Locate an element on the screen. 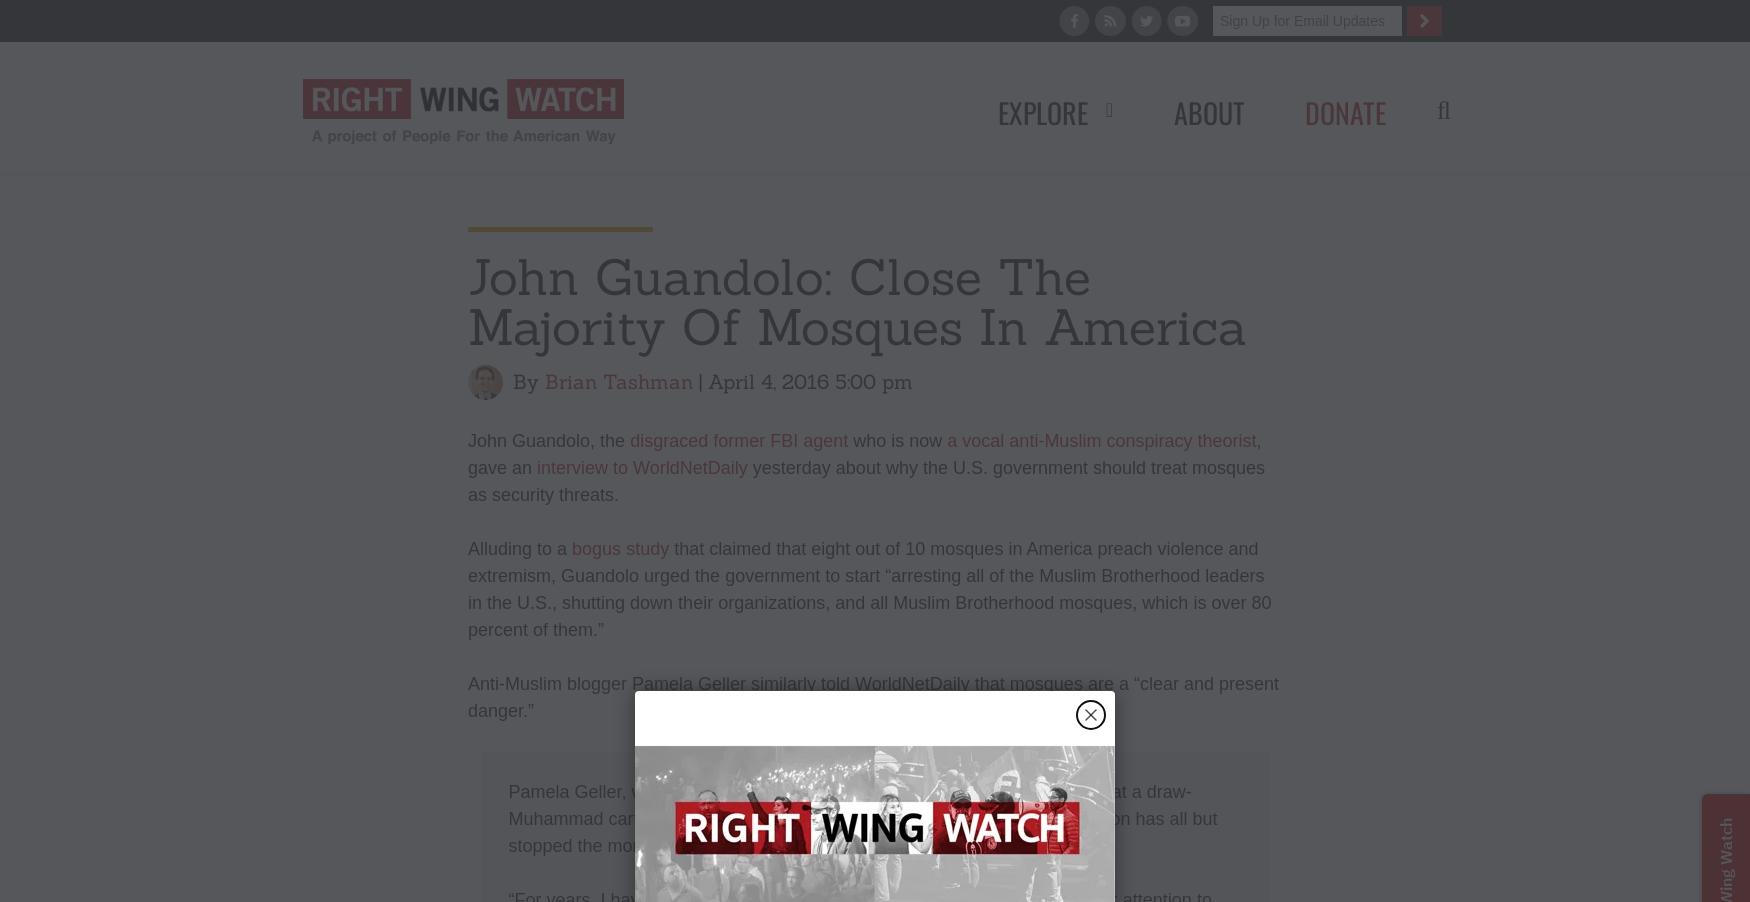 Image resolution: width=1750 pixels, height=902 pixels. 'conspiracy' is located at coordinates (1148, 440).